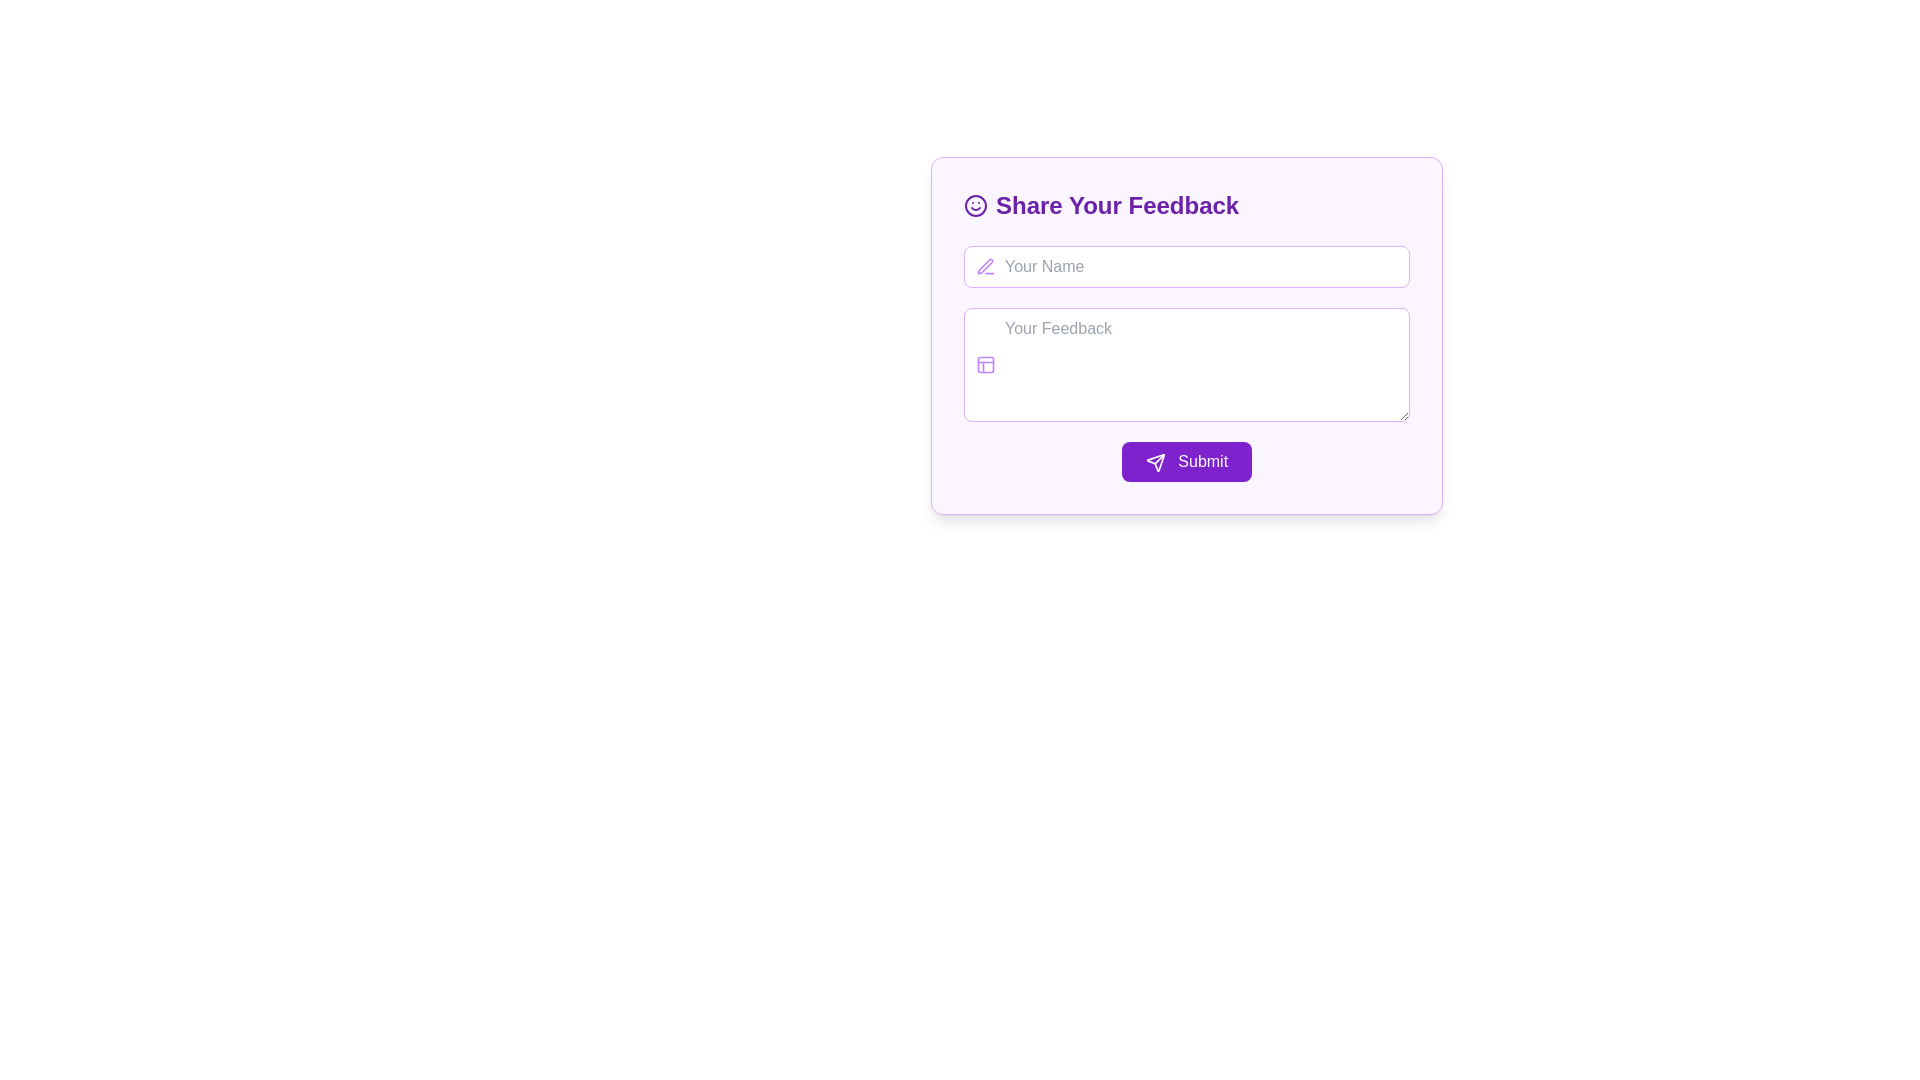  Describe the element at coordinates (985, 265) in the screenshot. I see `the small purple pen-like icon located near the top-left of the feedback pop-up form` at that location.